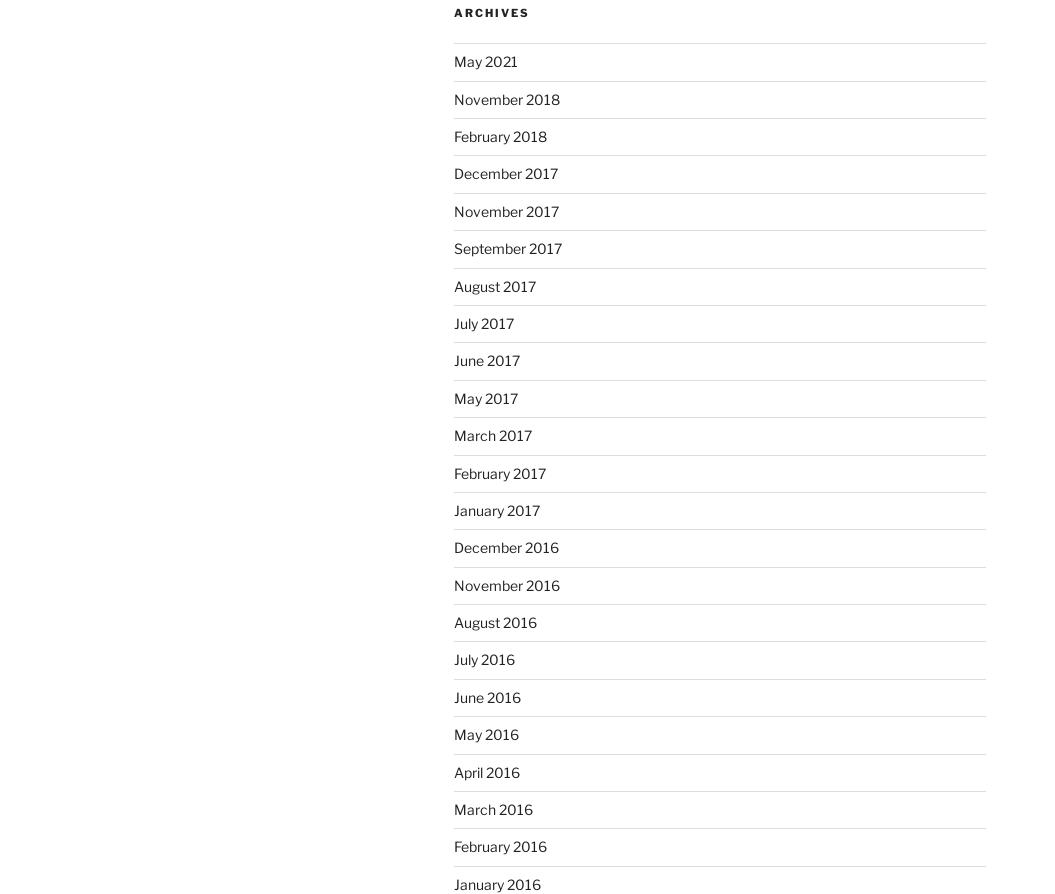 This screenshot has height=894, width=1055. What do you see at coordinates (493, 434) in the screenshot?
I see `'March 2017'` at bounding box center [493, 434].